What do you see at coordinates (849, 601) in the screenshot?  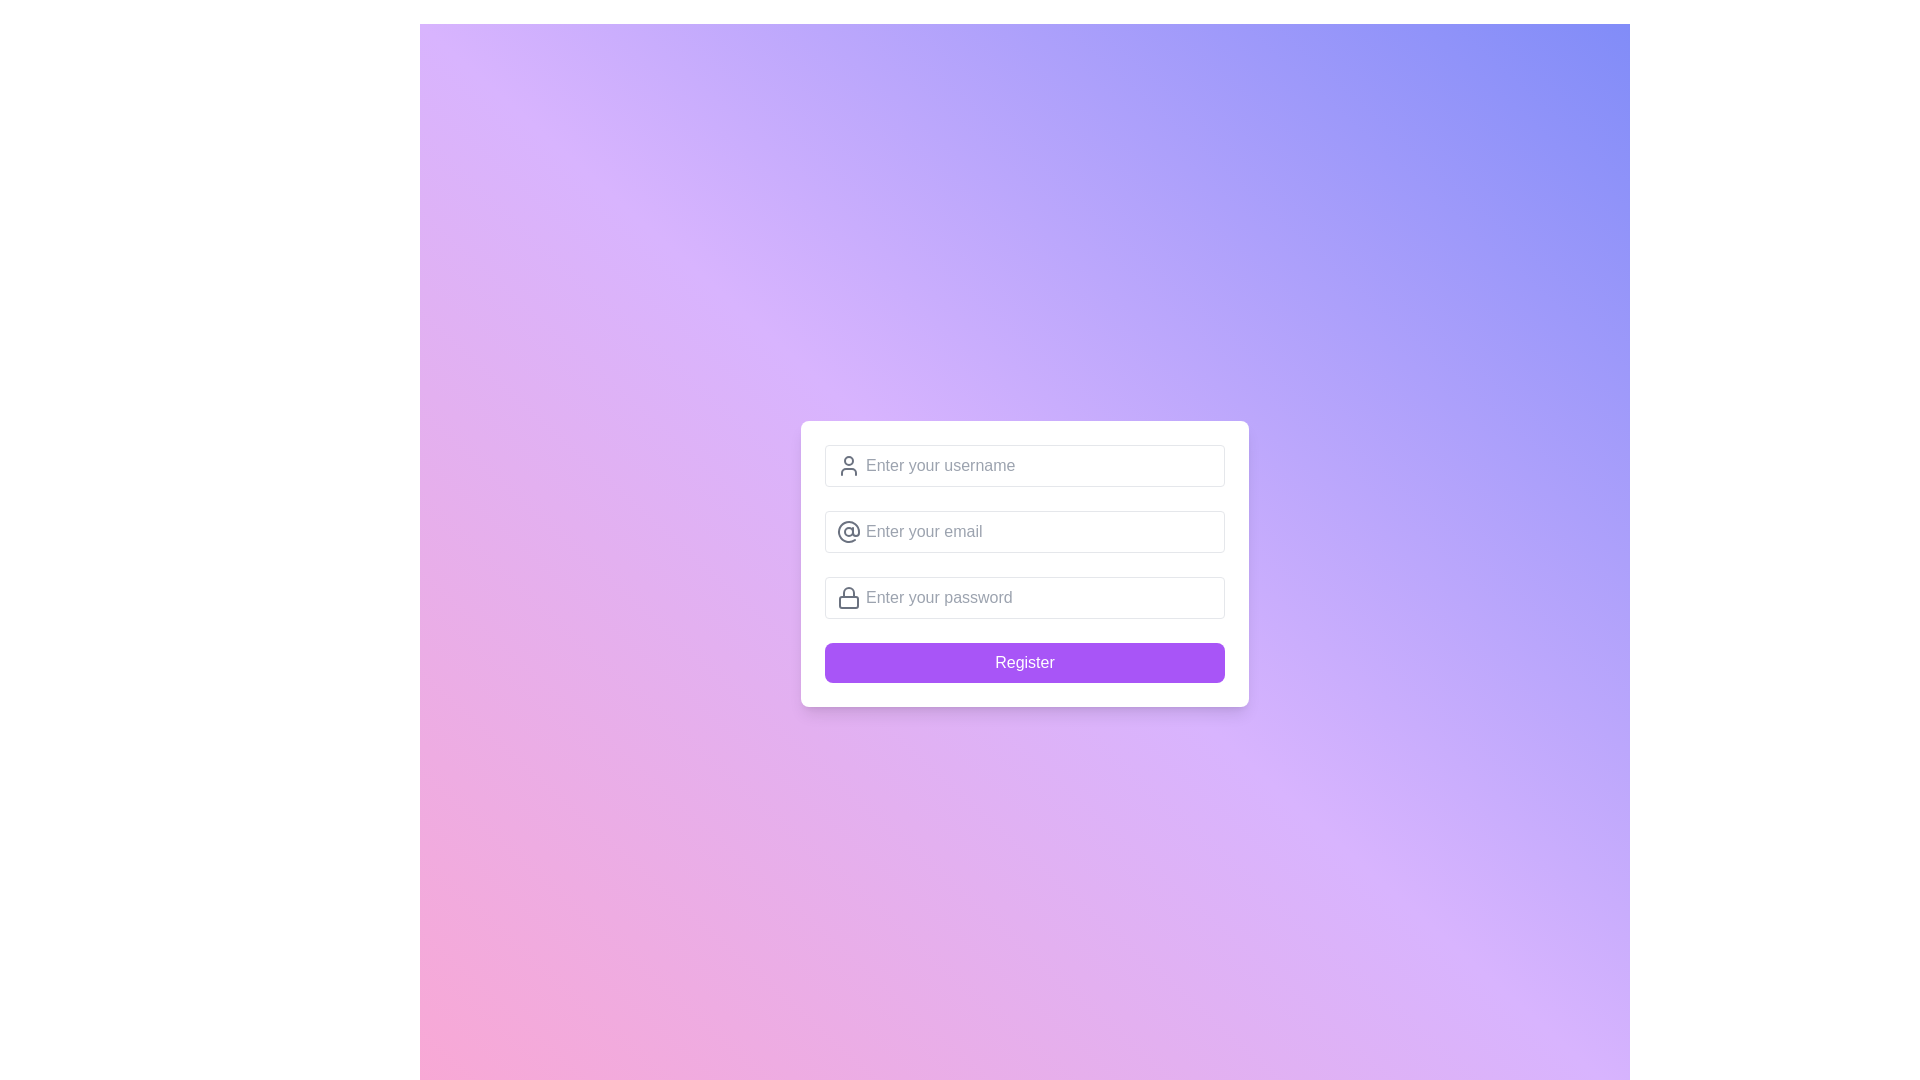 I see `the lock body rectangle icon, which visually represents the main body of the lock in the password input field` at bounding box center [849, 601].